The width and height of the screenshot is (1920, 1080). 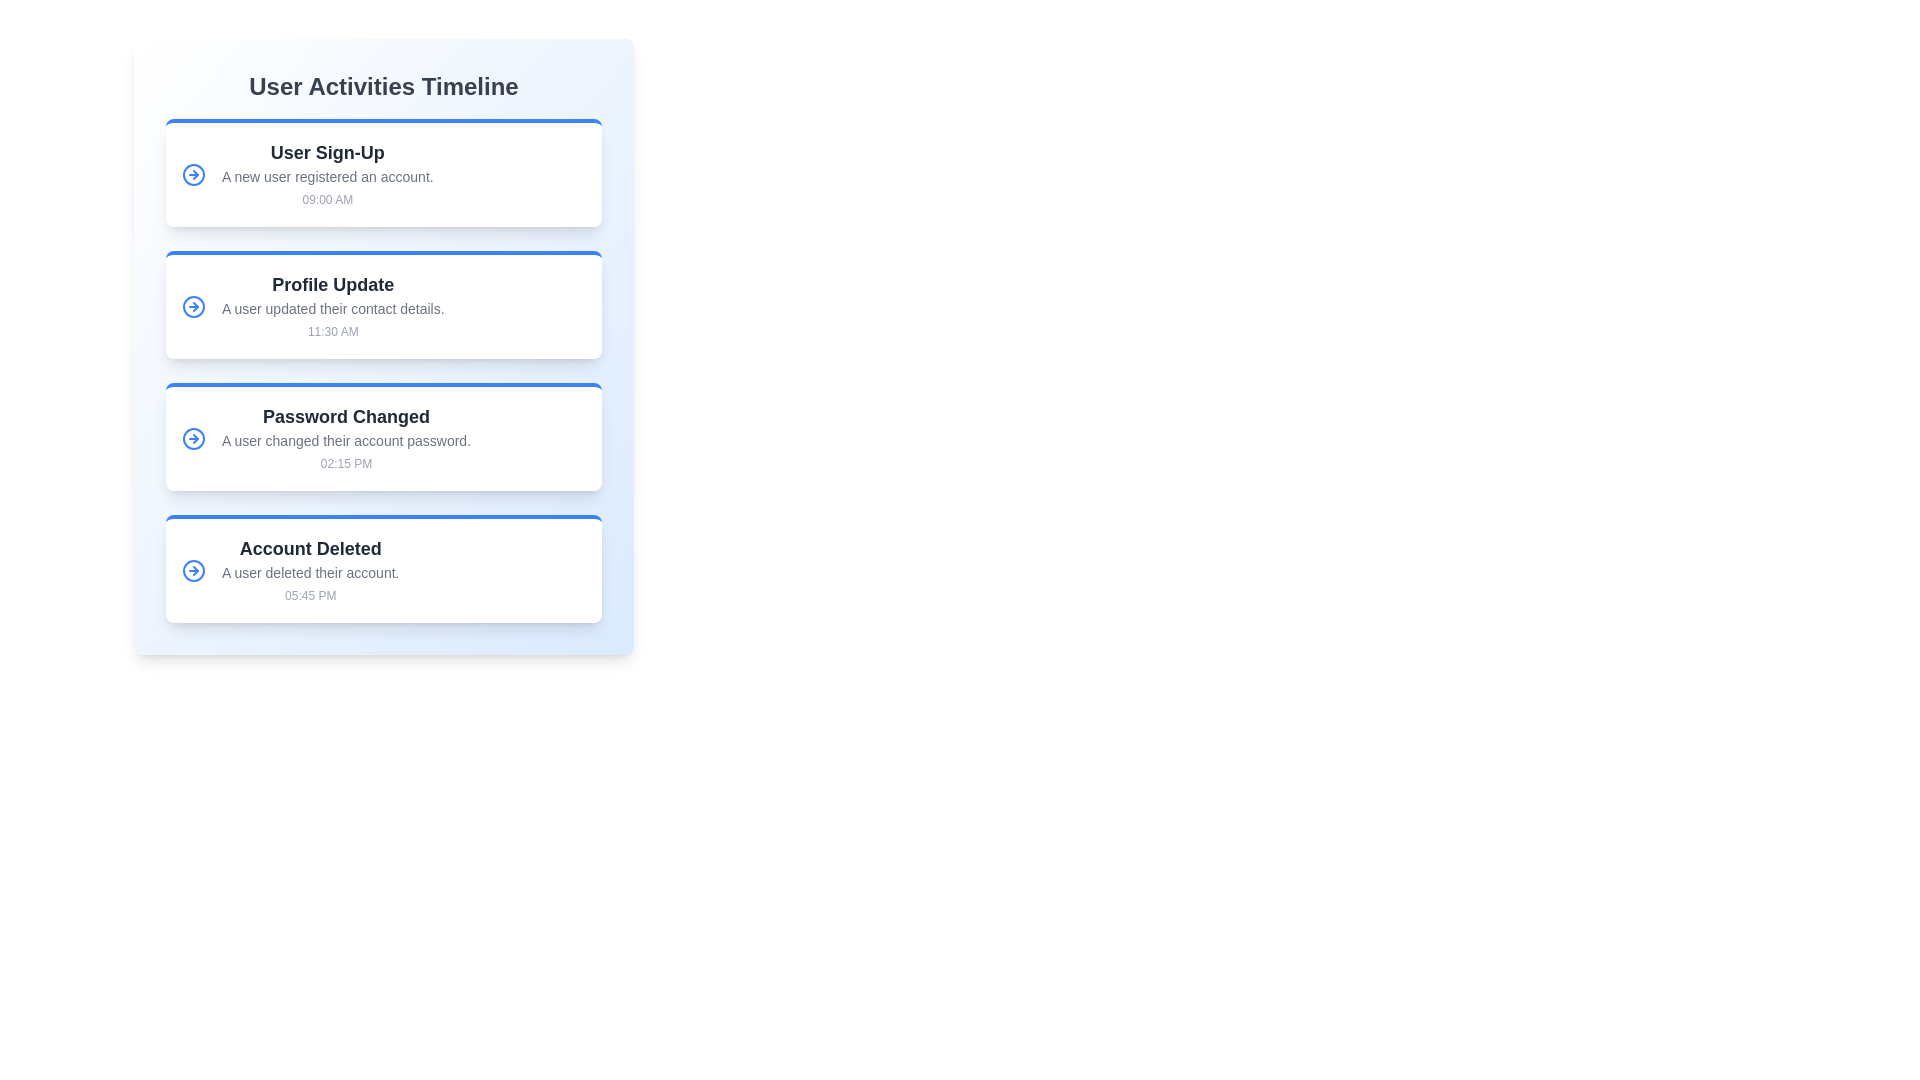 I want to click on the informative card element titled 'User Sign-Up' which contains a description of a new user registration and a timestamp, located at the top of the 'User Activities Timeline', so click(x=384, y=172).